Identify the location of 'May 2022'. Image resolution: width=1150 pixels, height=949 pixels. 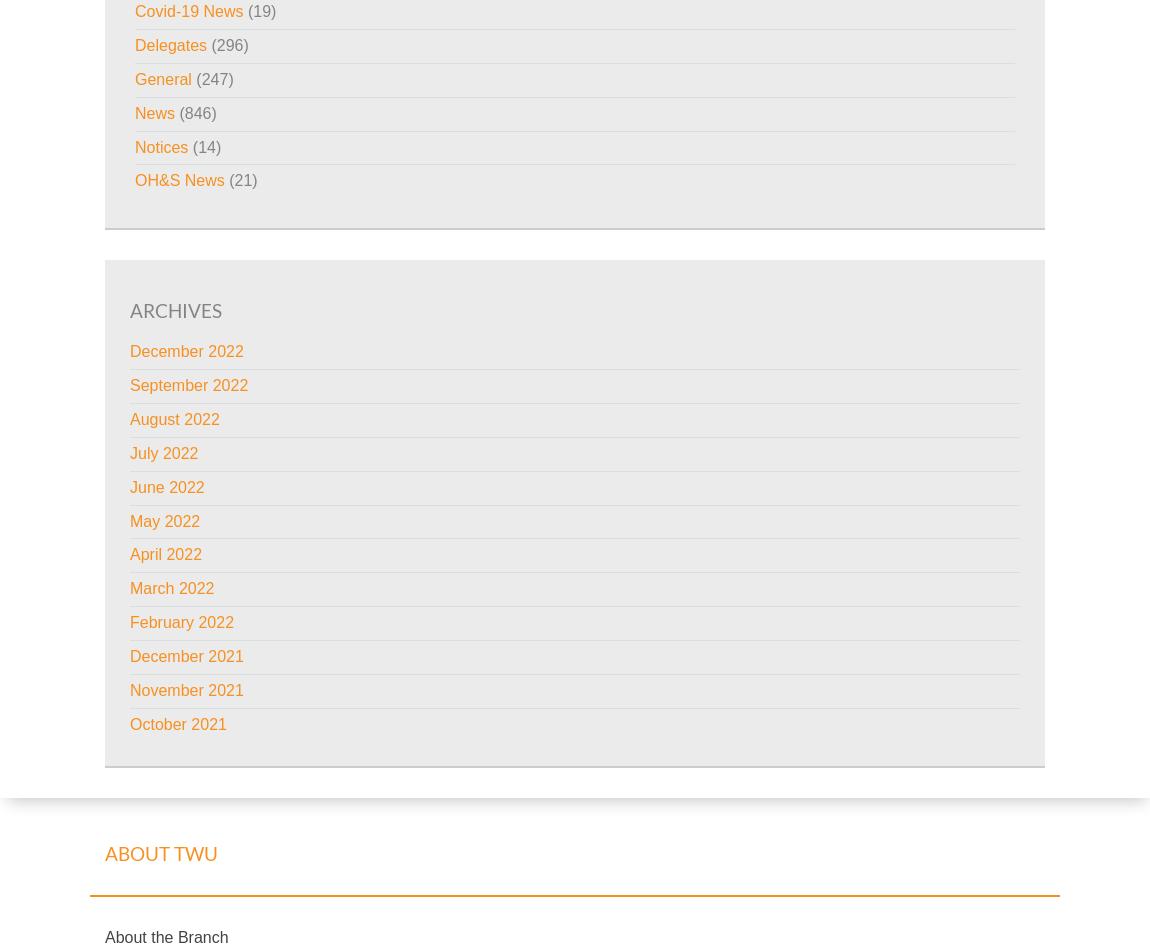
(128, 519).